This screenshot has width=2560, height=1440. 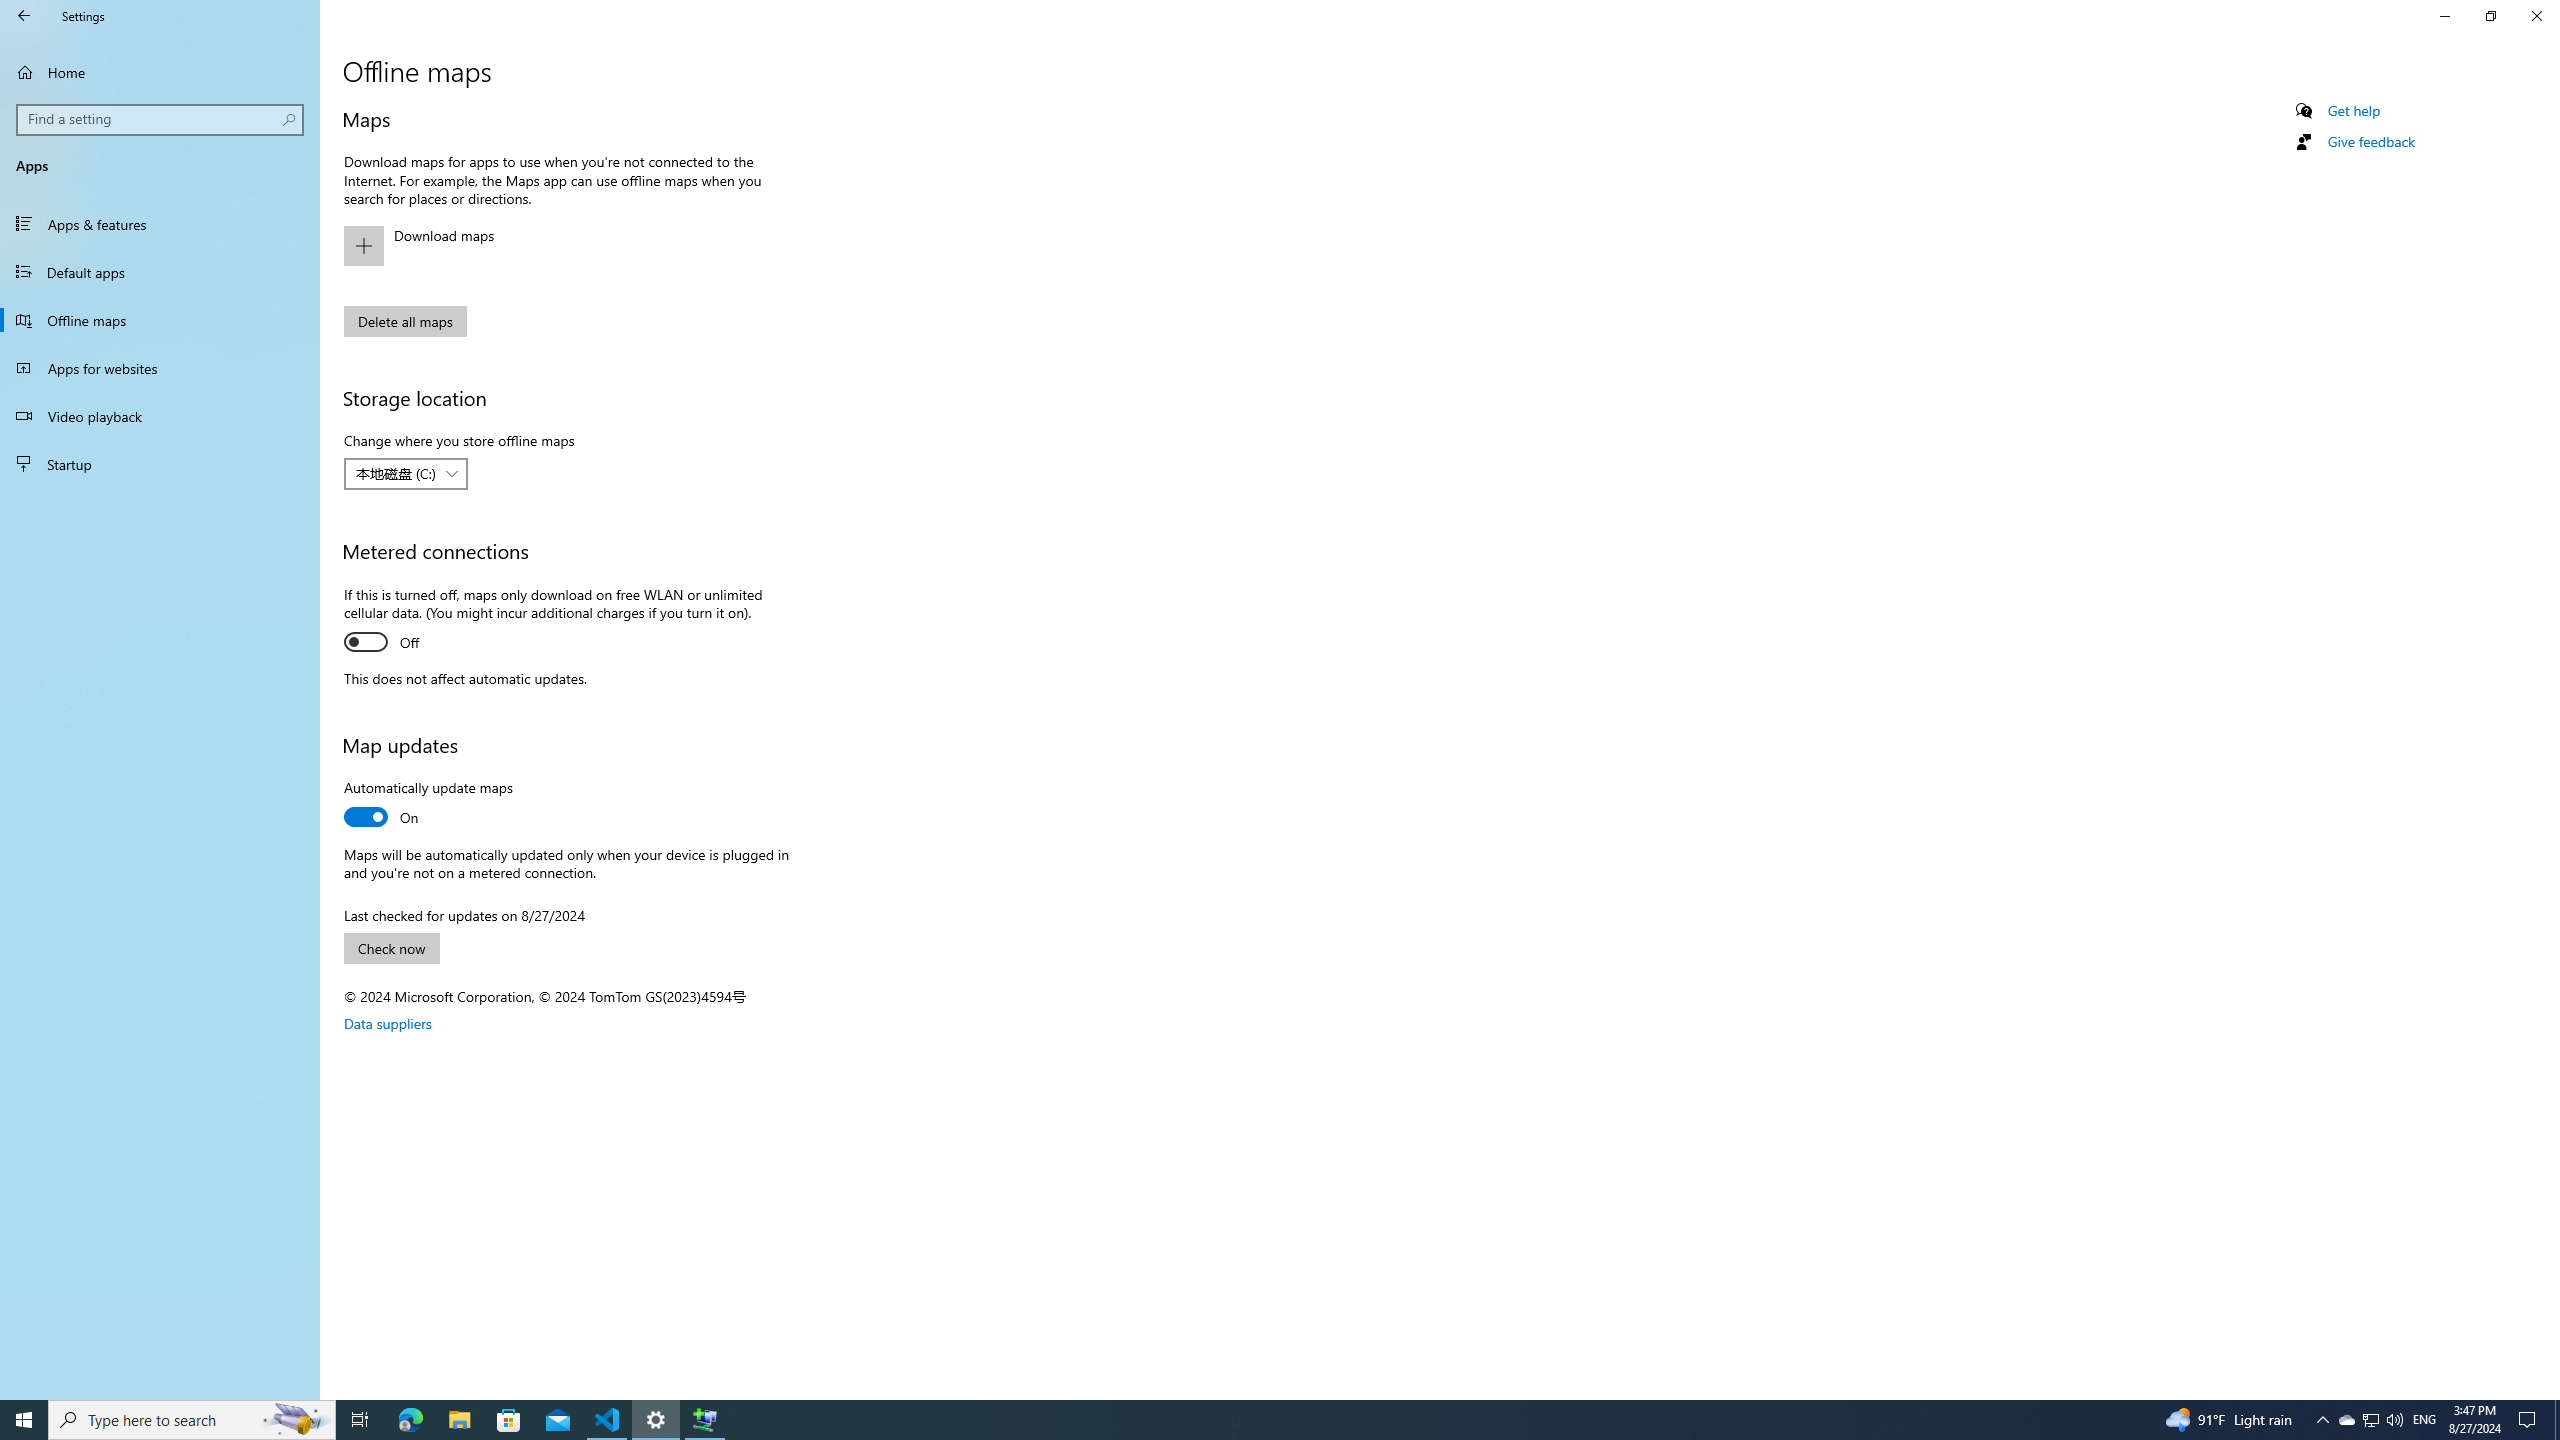 What do you see at coordinates (560, 245) in the screenshot?
I see `'Download maps'` at bounding box center [560, 245].